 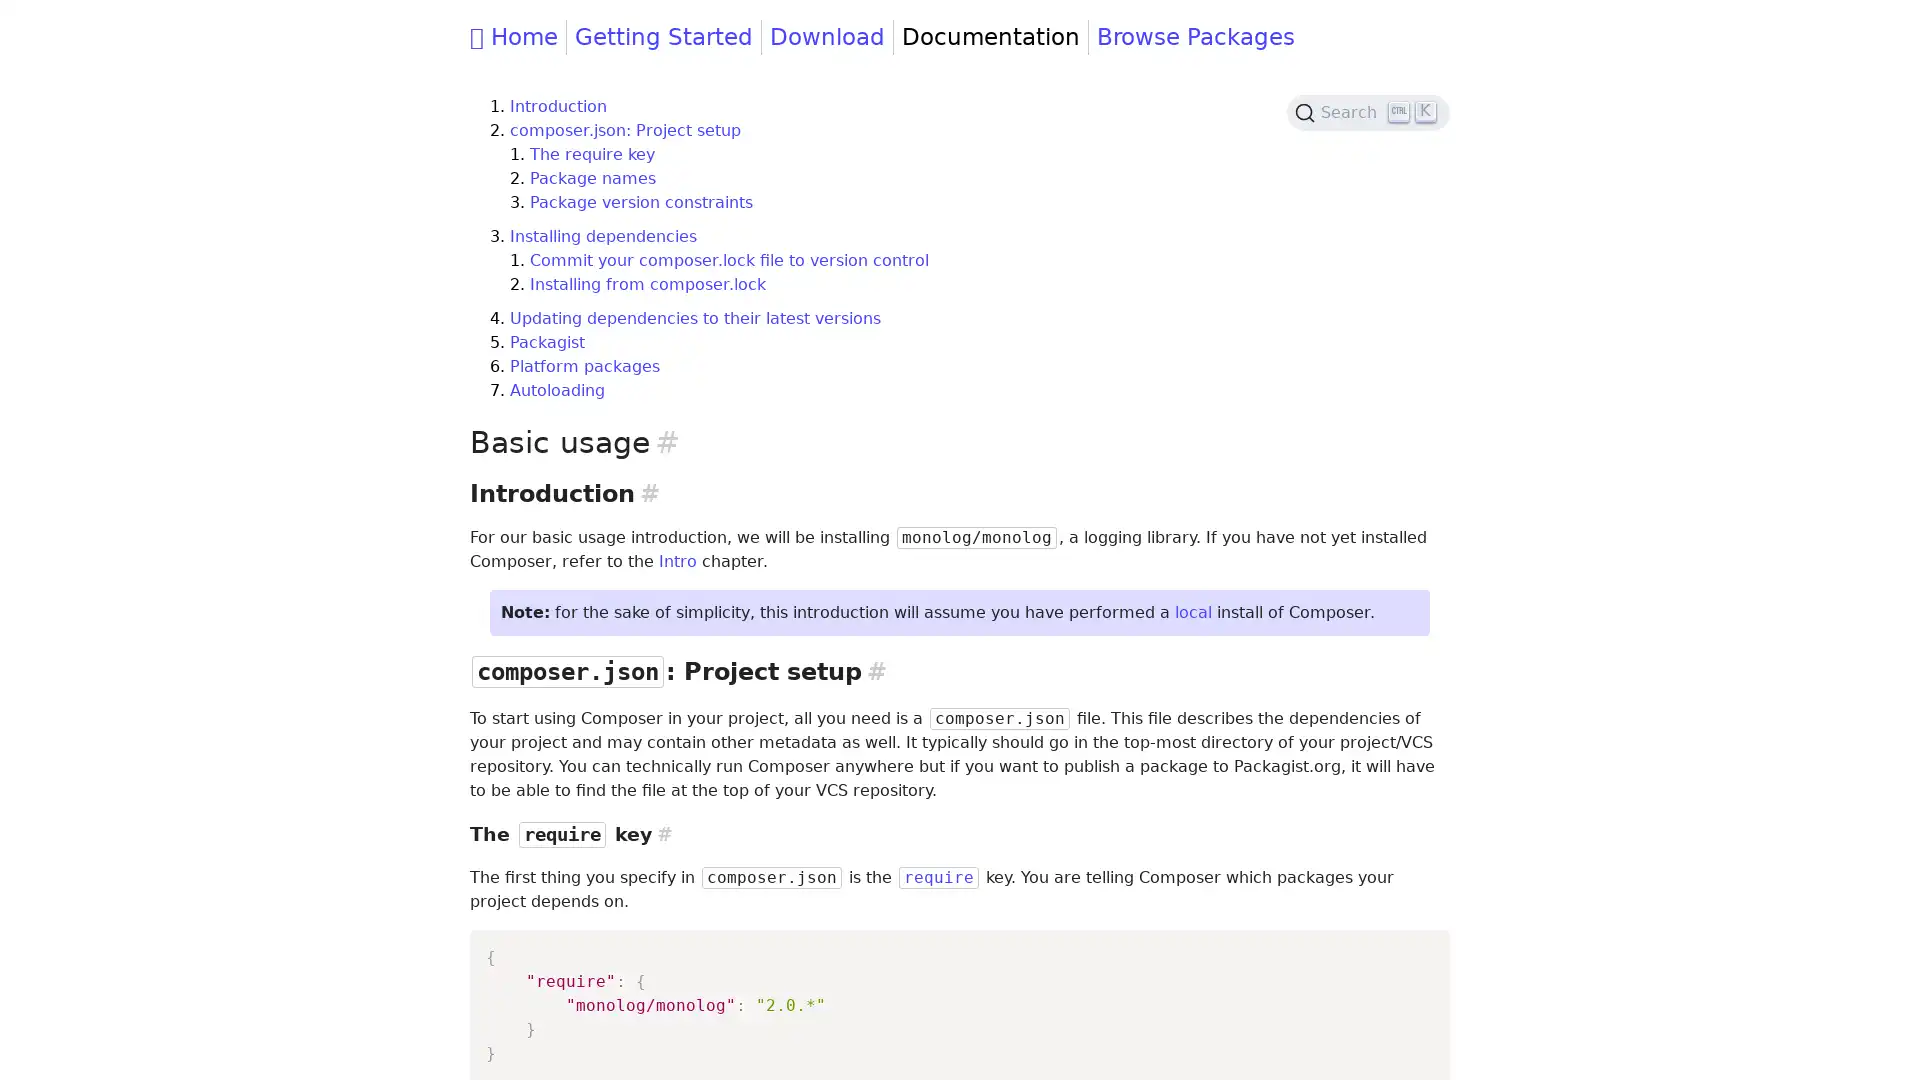 I want to click on Search, so click(x=1367, y=111).